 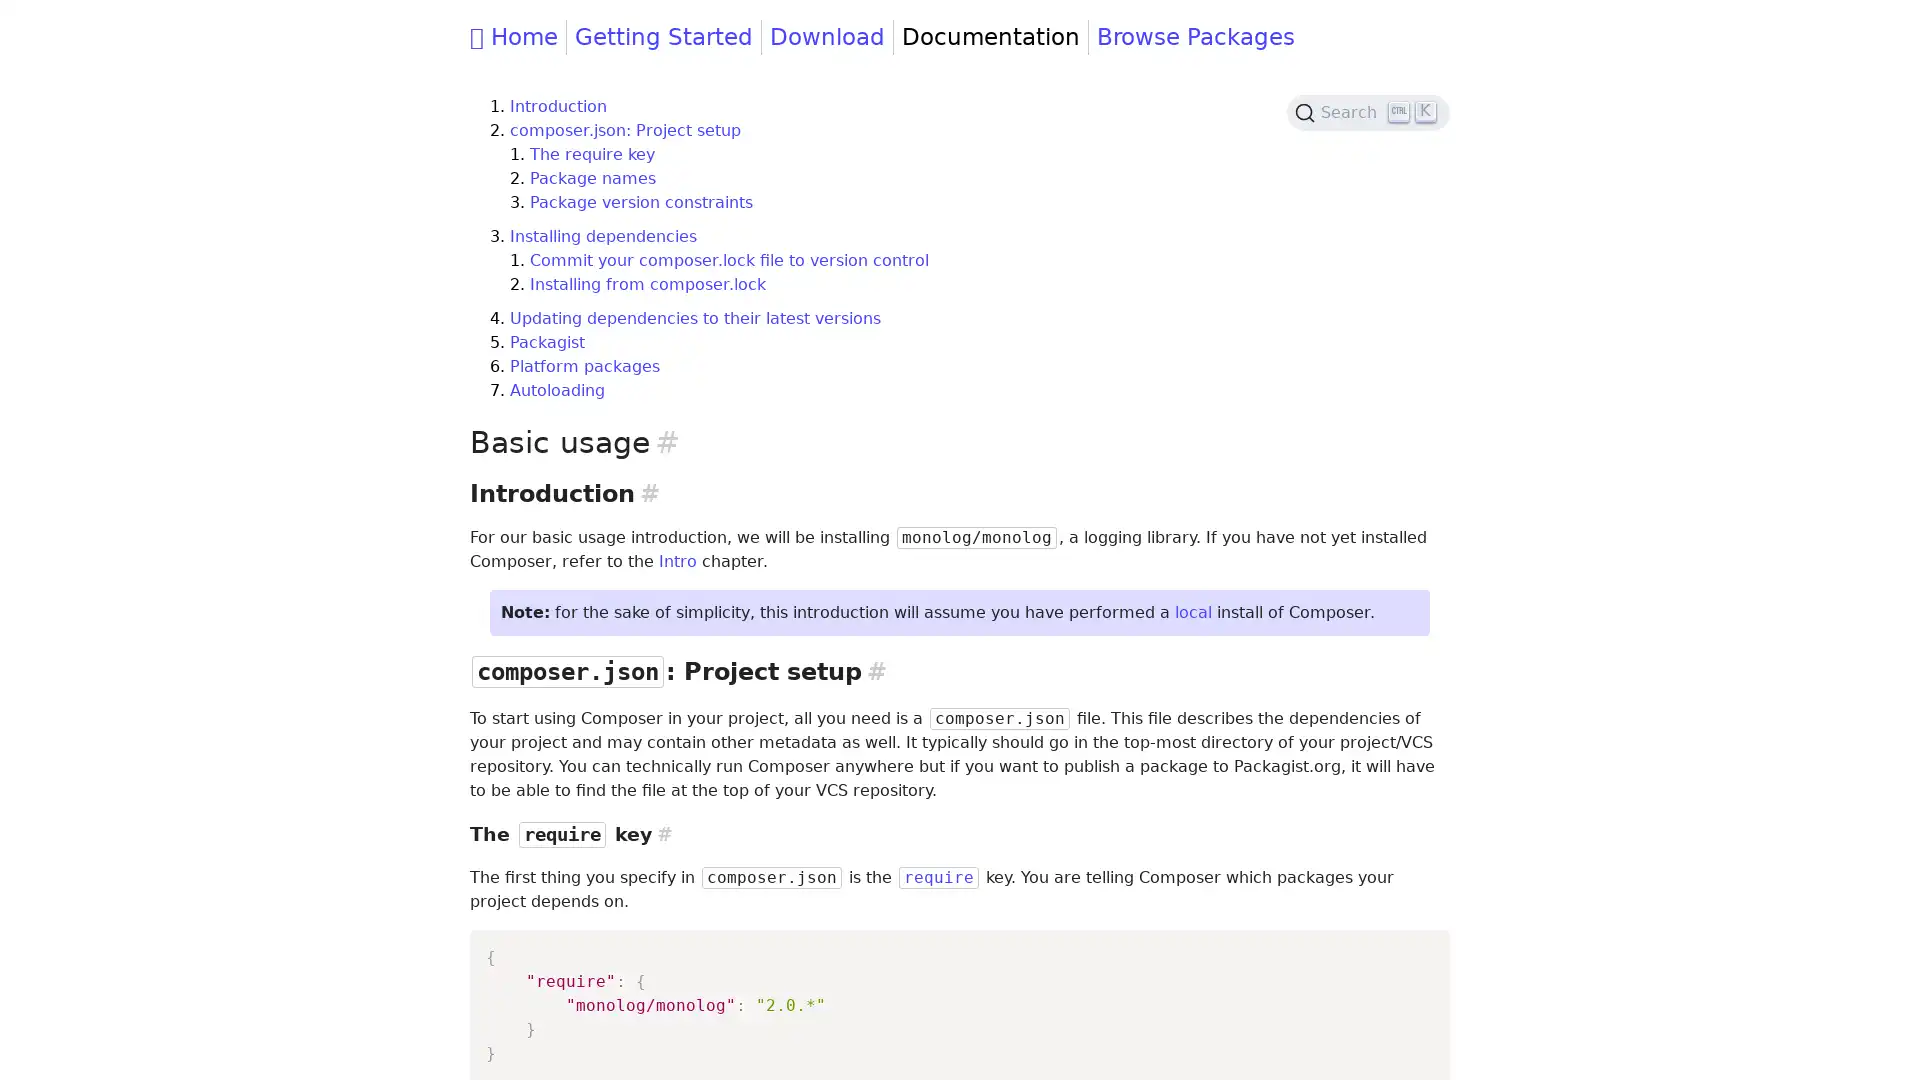 I want to click on Search, so click(x=1367, y=111).